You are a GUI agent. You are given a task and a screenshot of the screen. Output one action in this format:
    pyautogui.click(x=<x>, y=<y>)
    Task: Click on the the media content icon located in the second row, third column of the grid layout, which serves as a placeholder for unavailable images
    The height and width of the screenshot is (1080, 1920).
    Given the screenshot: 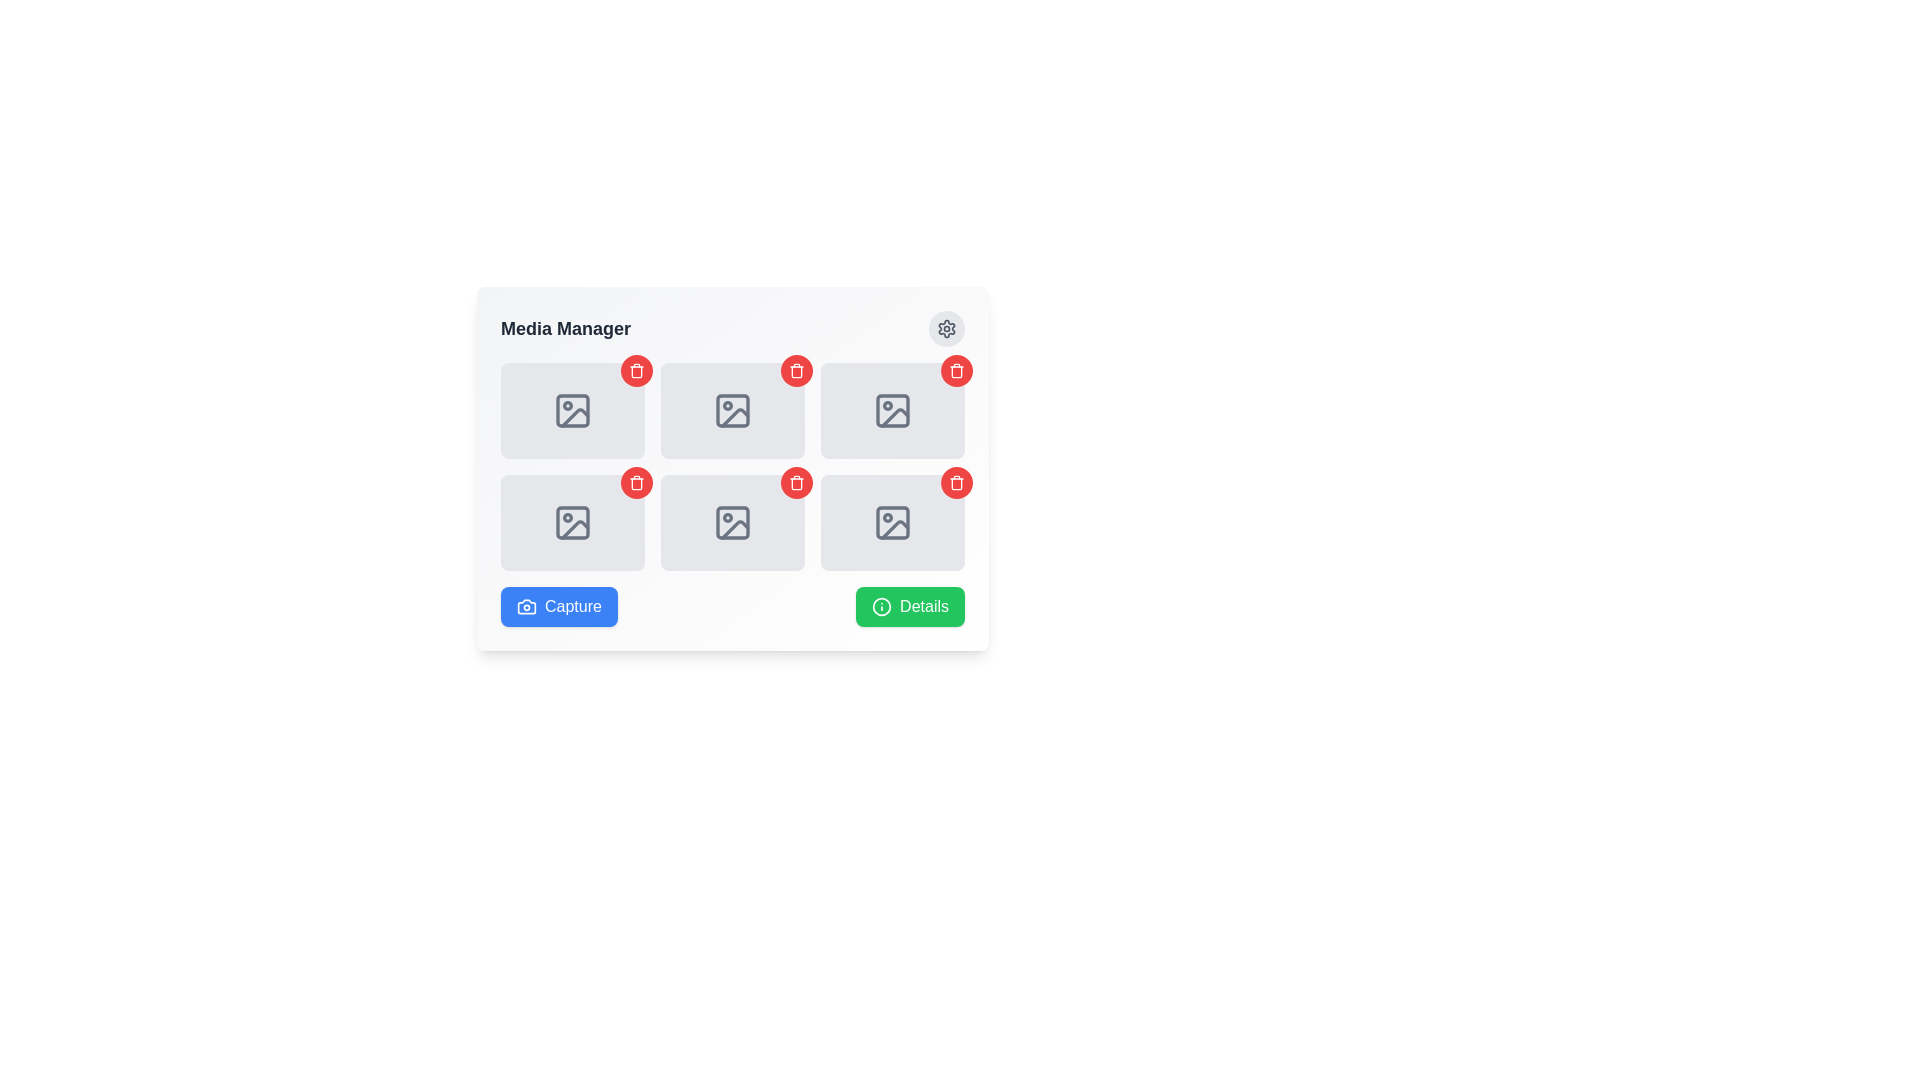 What is the action you would take?
    pyautogui.click(x=891, y=410)
    